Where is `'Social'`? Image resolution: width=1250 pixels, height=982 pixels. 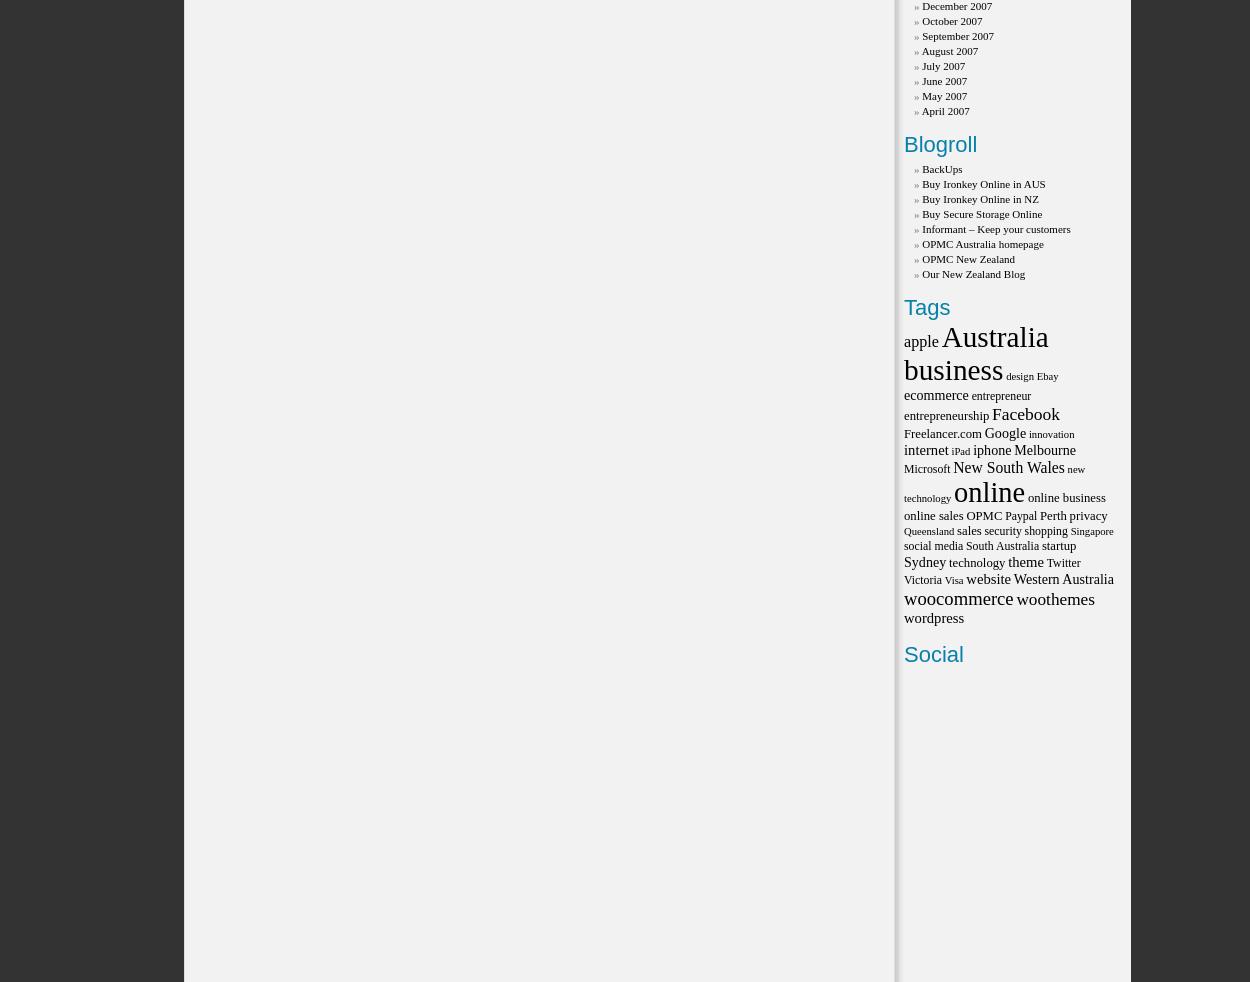 'Social' is located at coordinates (933, 653).